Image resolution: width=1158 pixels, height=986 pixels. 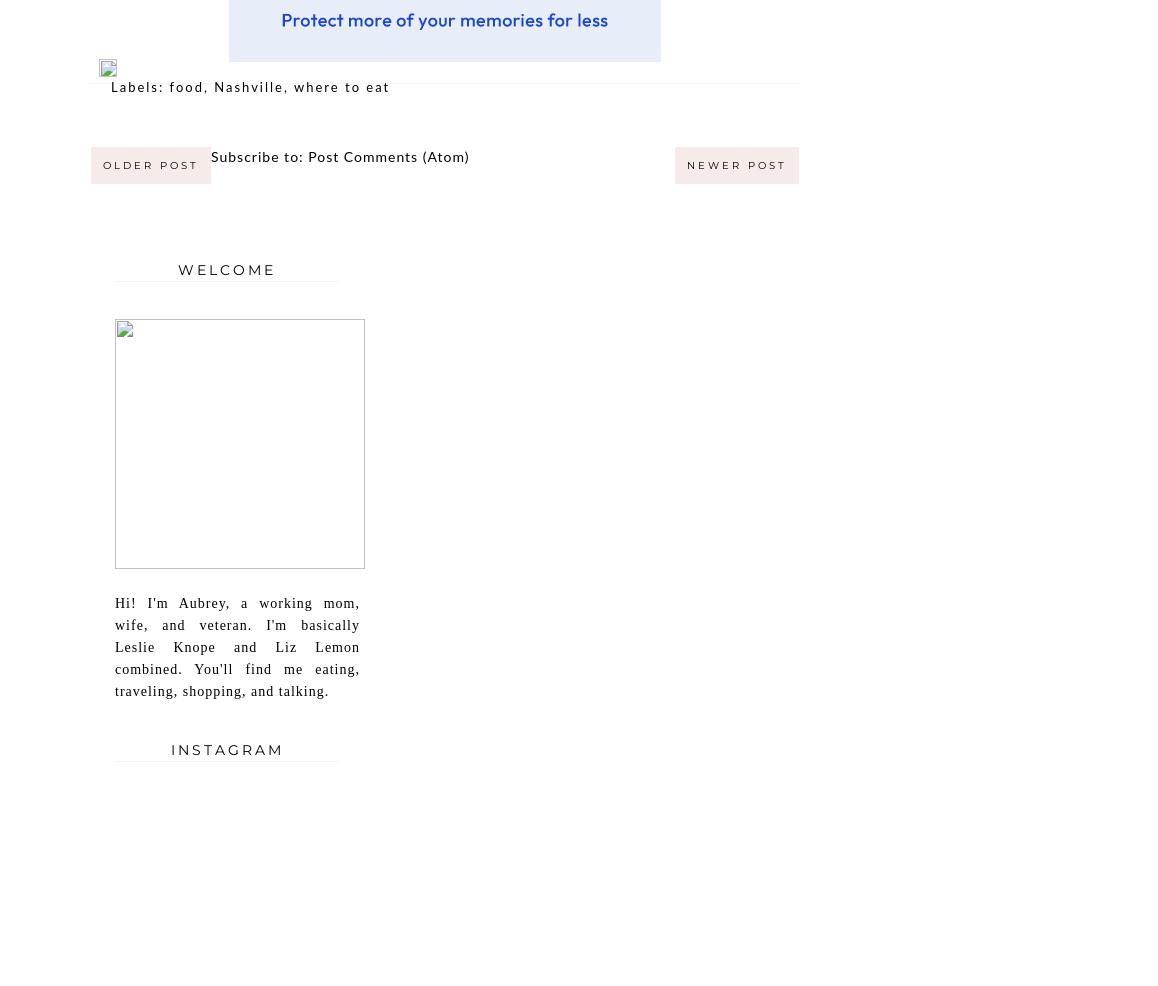 What do you see at coordinates (236, 647) in the screenshot?
I see `'Hi!  I'm Aubrey, a working mom, wife, and veteran.  I'm basically Leslie Knope and Liz Lemon combined. You'll find me eating, traveling, shopping, and talking.'` at bounding box center [236, 647].